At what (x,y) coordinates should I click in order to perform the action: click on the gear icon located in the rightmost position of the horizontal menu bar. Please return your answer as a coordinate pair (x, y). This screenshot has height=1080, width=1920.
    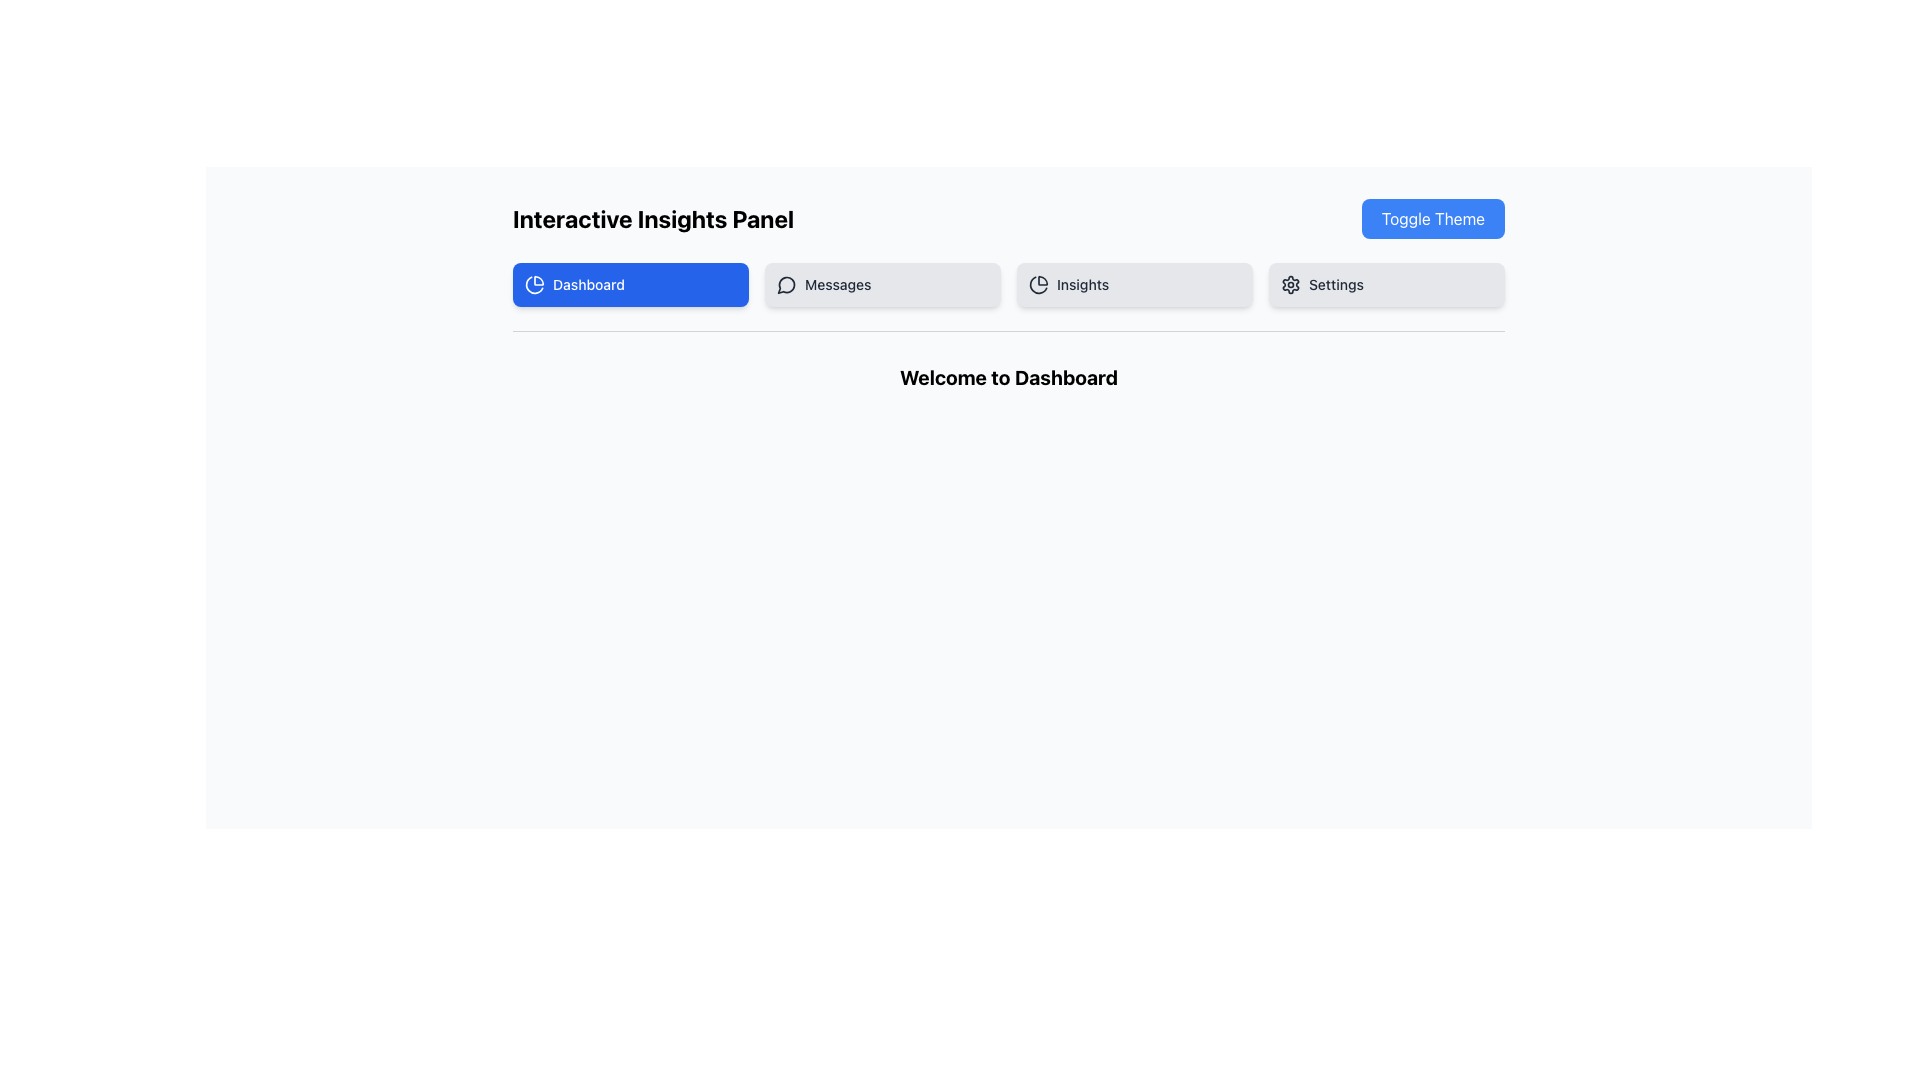
    Looking at the image, I should click on (1291, 285).